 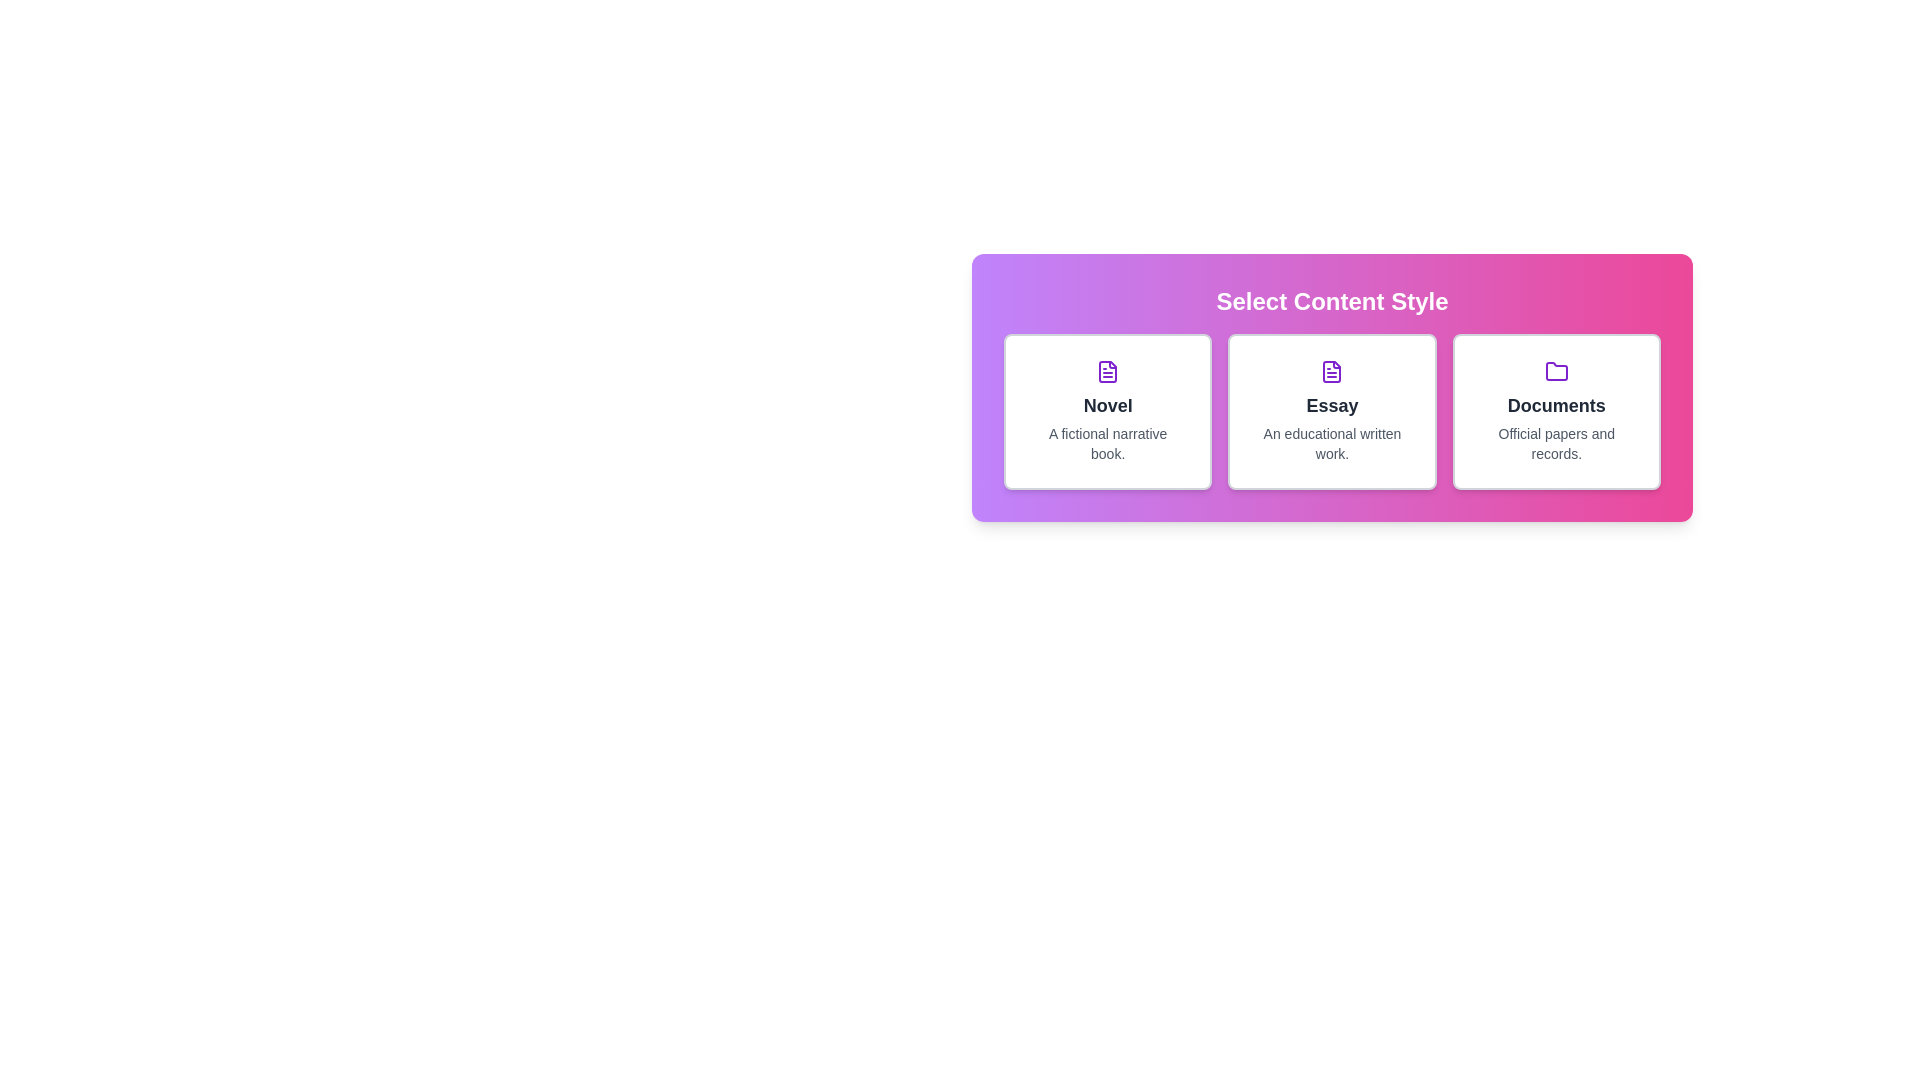 I want to click on 'Novel' text label, which is centrally positioned in the first card of three selectable options, located above a smaller descriptive text and below a book icon, so click(x=1107, y=405).